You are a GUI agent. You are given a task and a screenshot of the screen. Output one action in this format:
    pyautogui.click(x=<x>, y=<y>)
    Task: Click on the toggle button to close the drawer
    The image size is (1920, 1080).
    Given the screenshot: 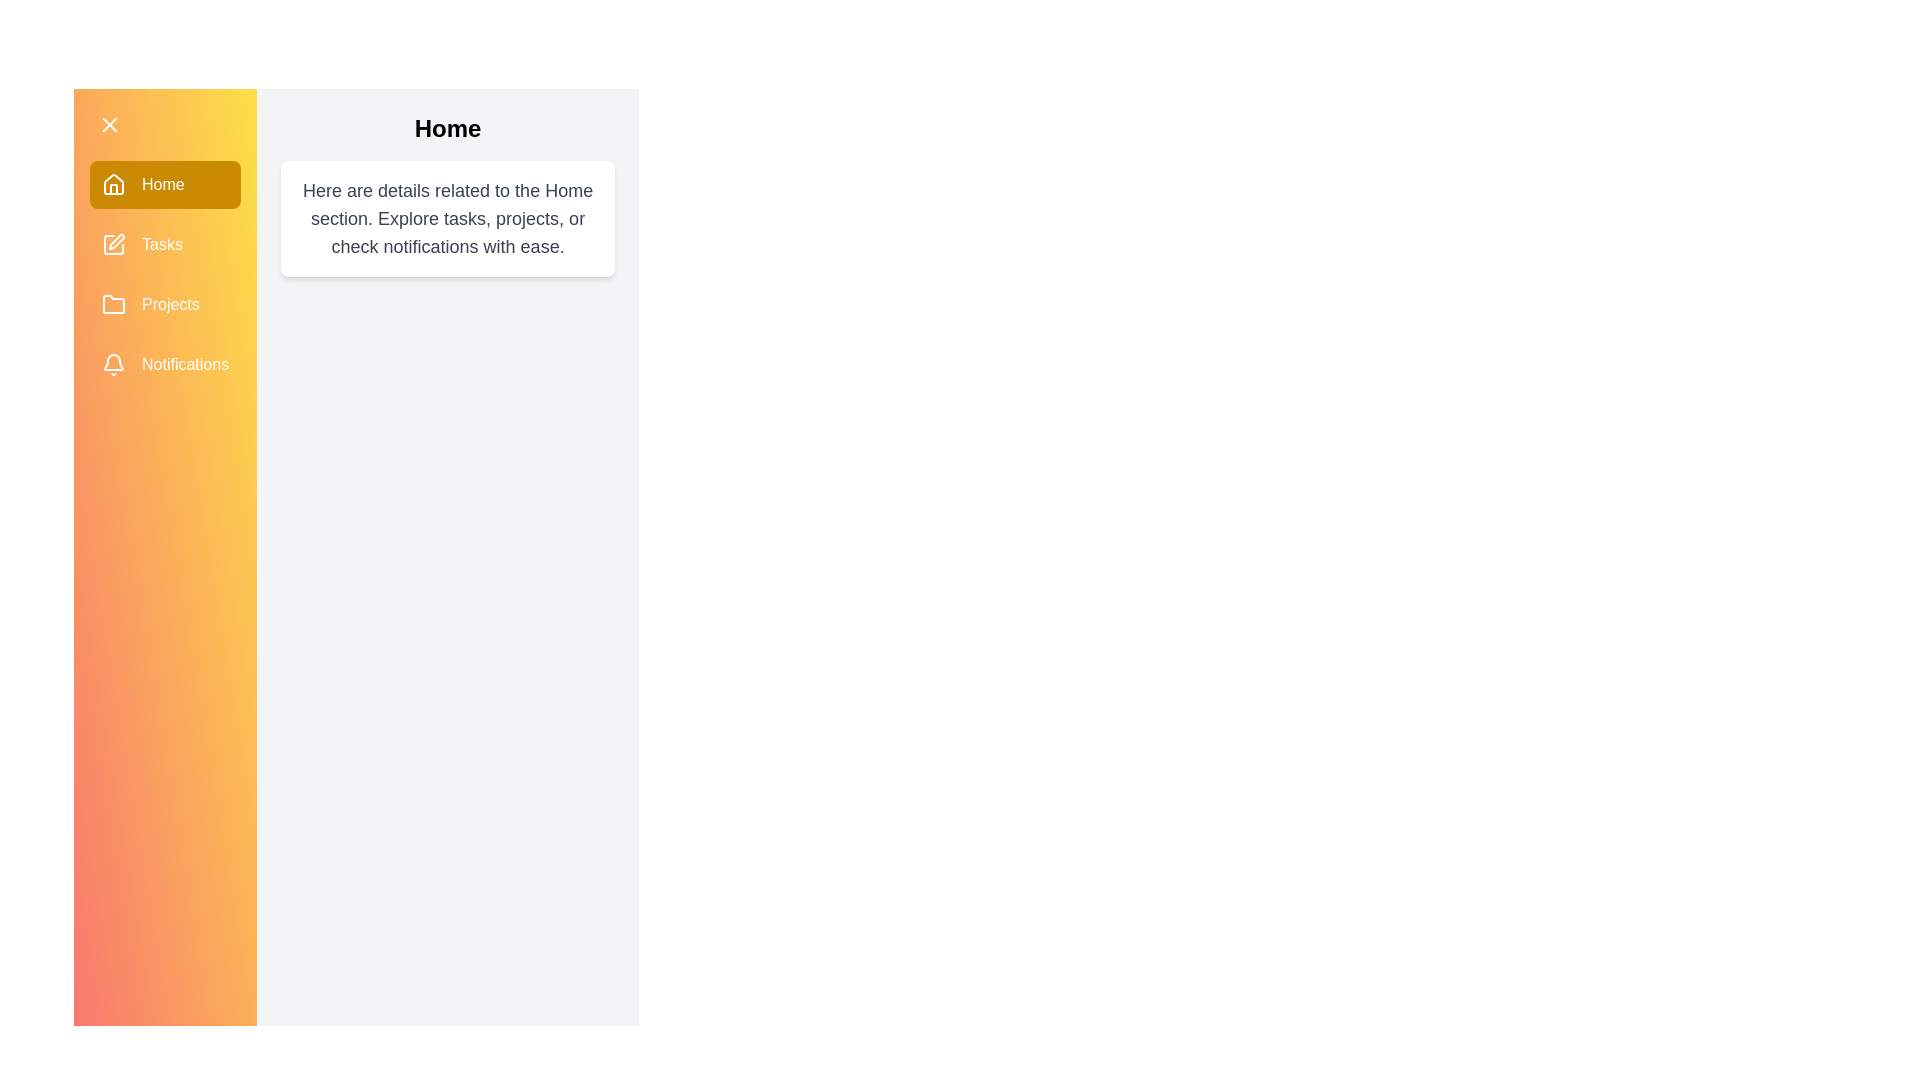 What is the action you would take?
    pyautogui.click(x=164, y=124)
    